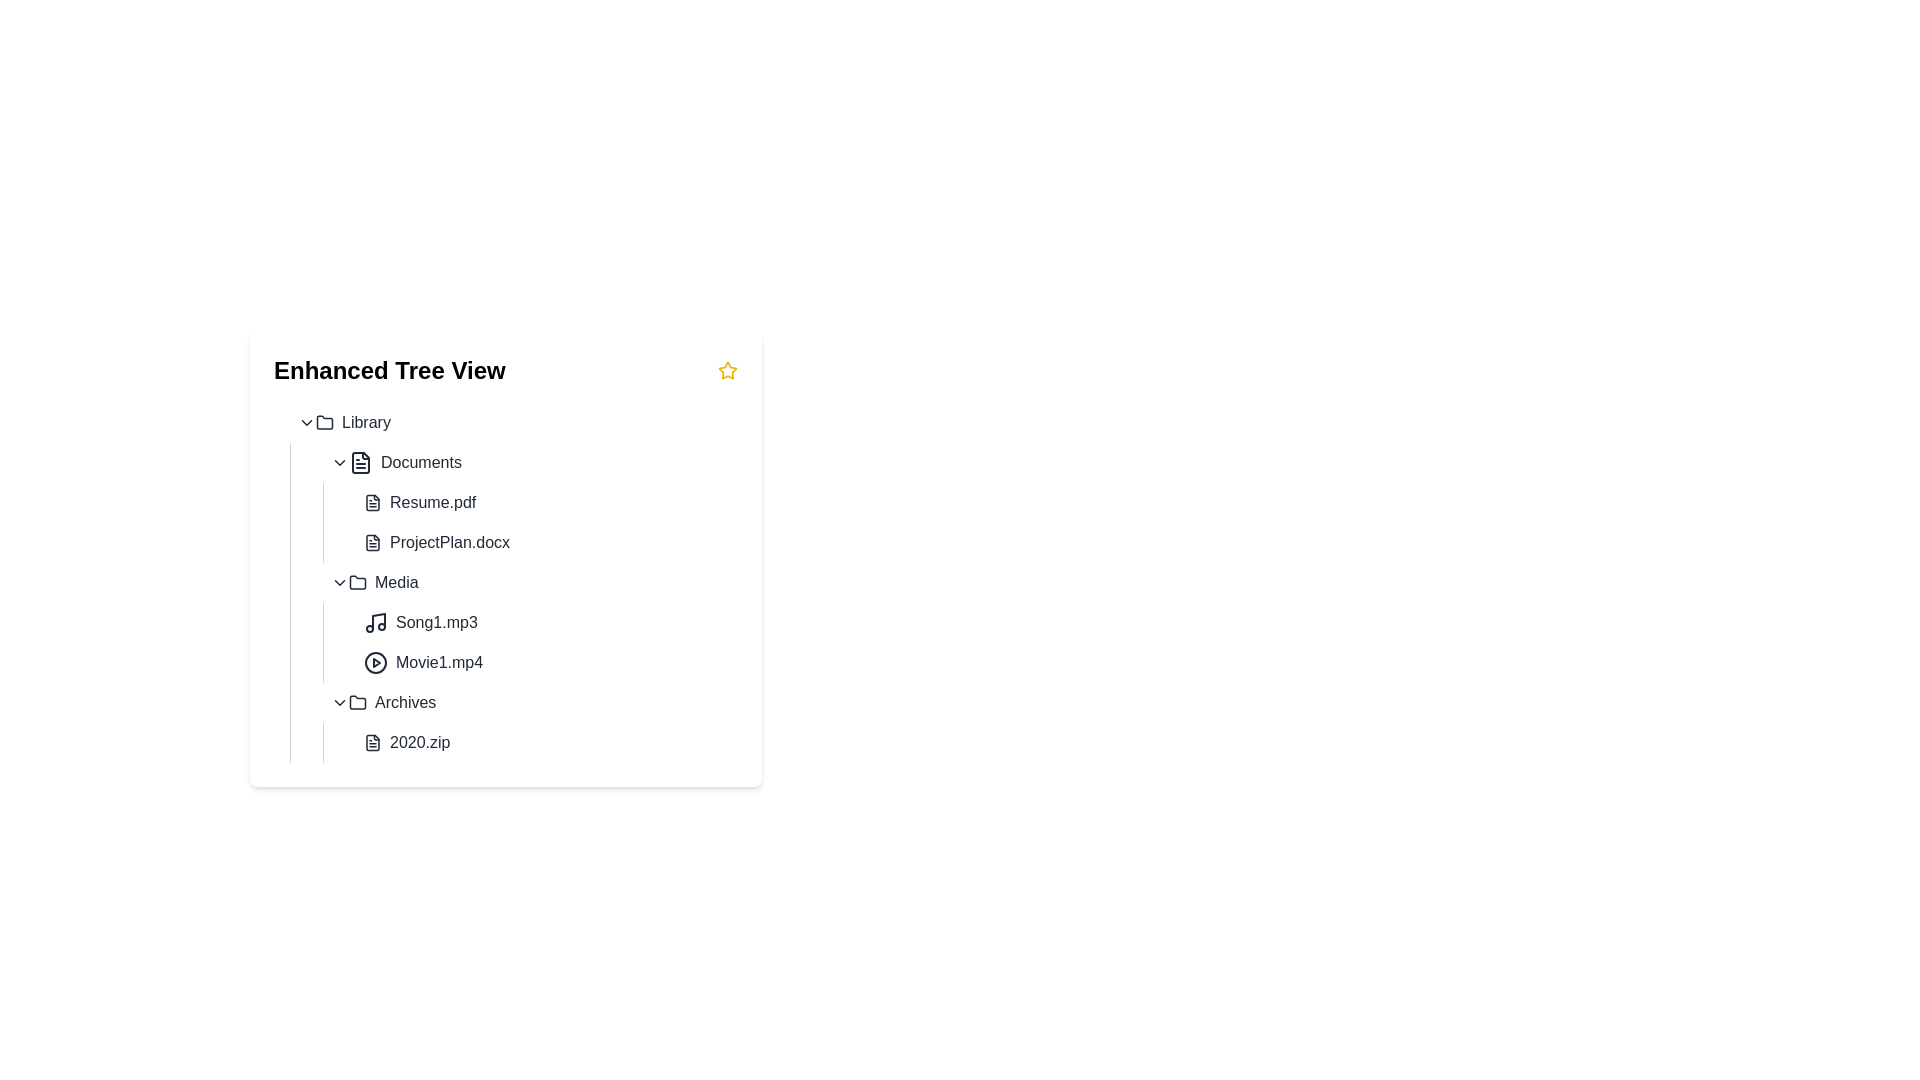  I want to click on the collapsible tree node for 'Archives' located in the 'Media' section, so click(530, 701).